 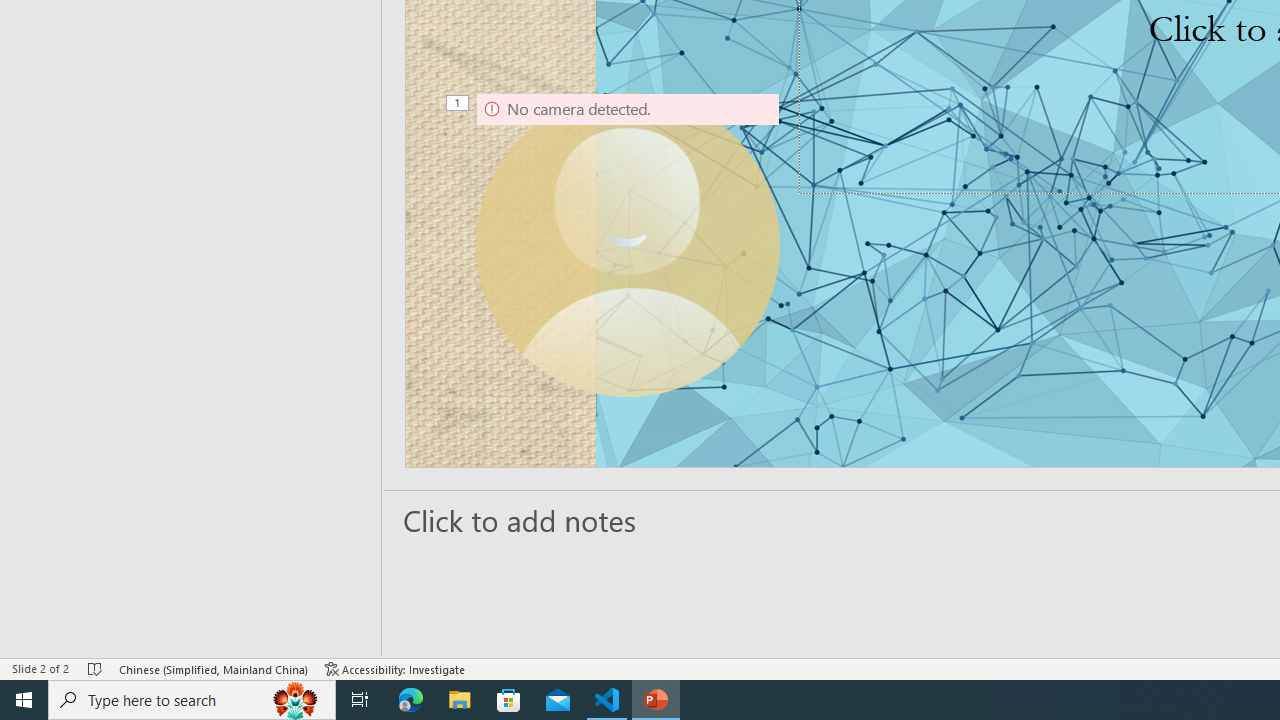 What do you see at coordinates (457, 104) in the screenshot?
I see `'Animation, sequence 1, on Camera 9'` at bounding box center [457, 104].